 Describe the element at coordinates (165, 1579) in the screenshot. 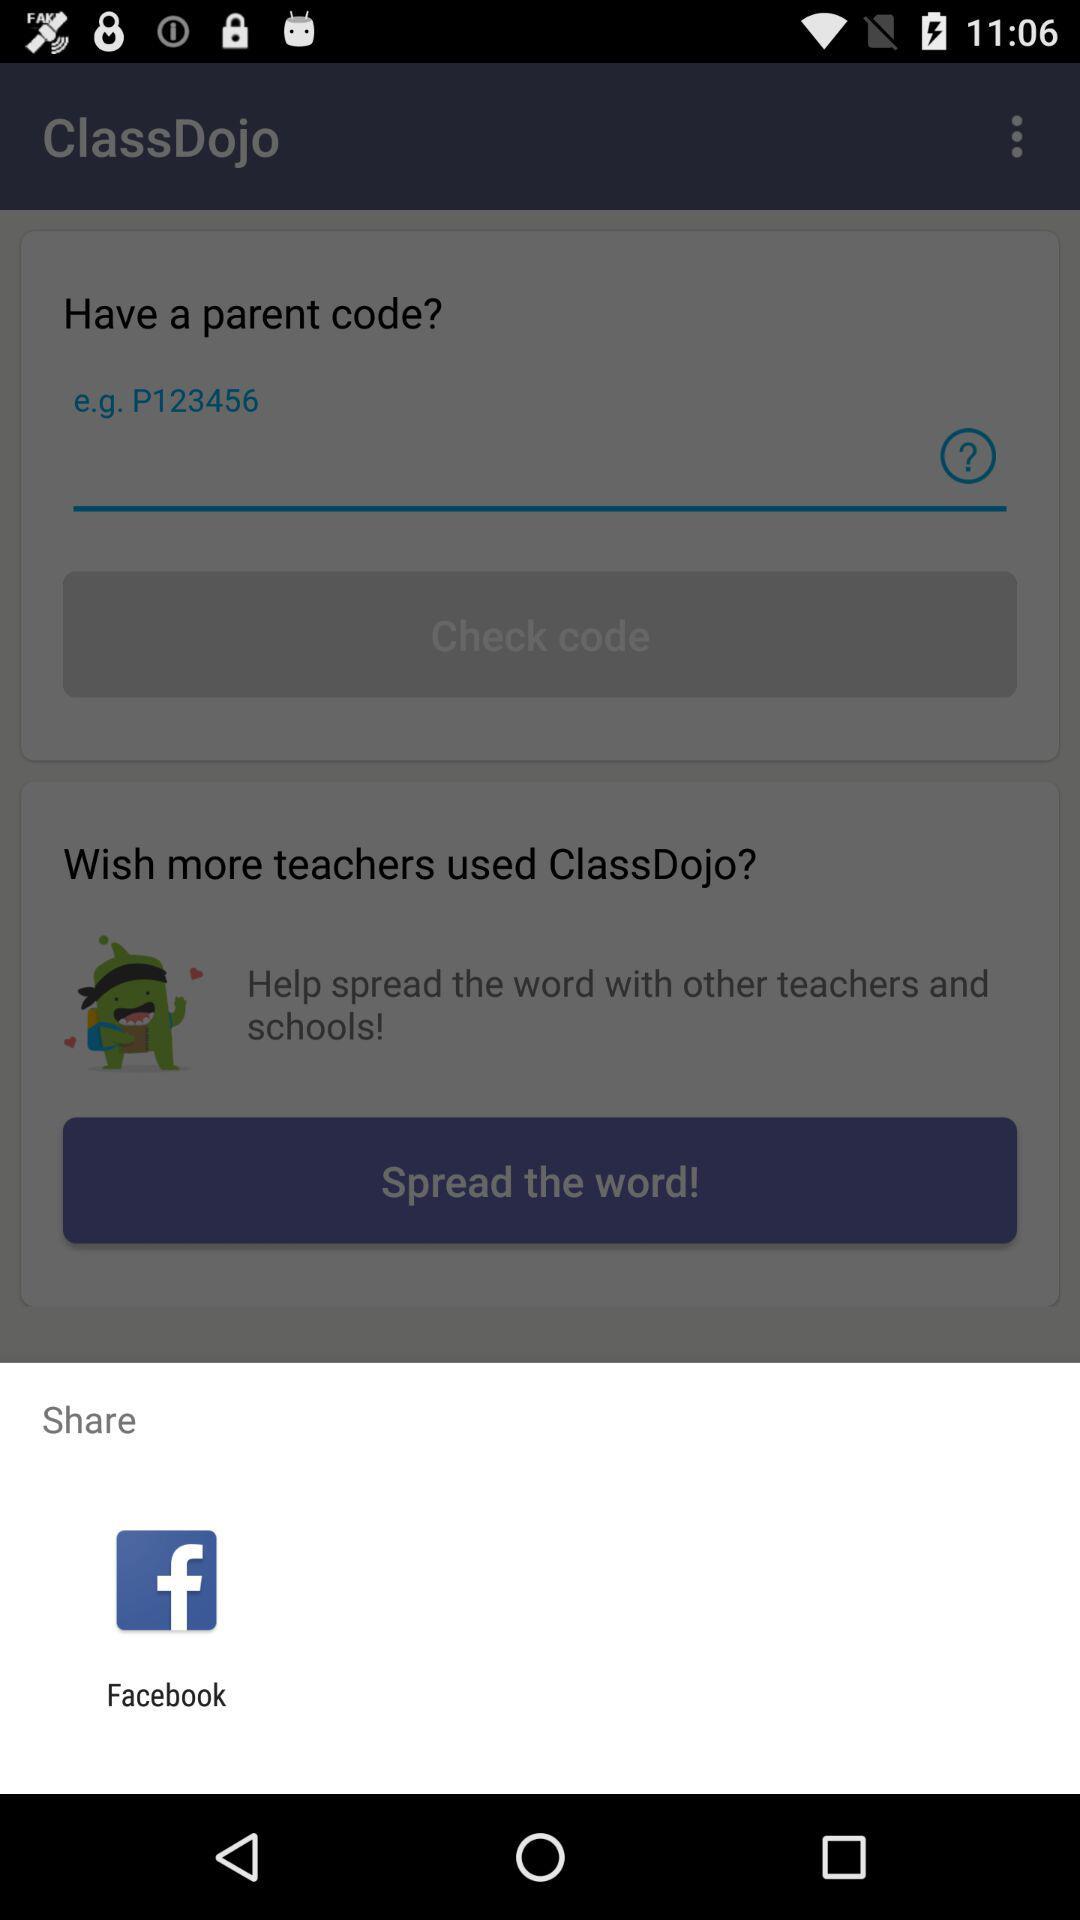

I see `the app below share item` at that location.